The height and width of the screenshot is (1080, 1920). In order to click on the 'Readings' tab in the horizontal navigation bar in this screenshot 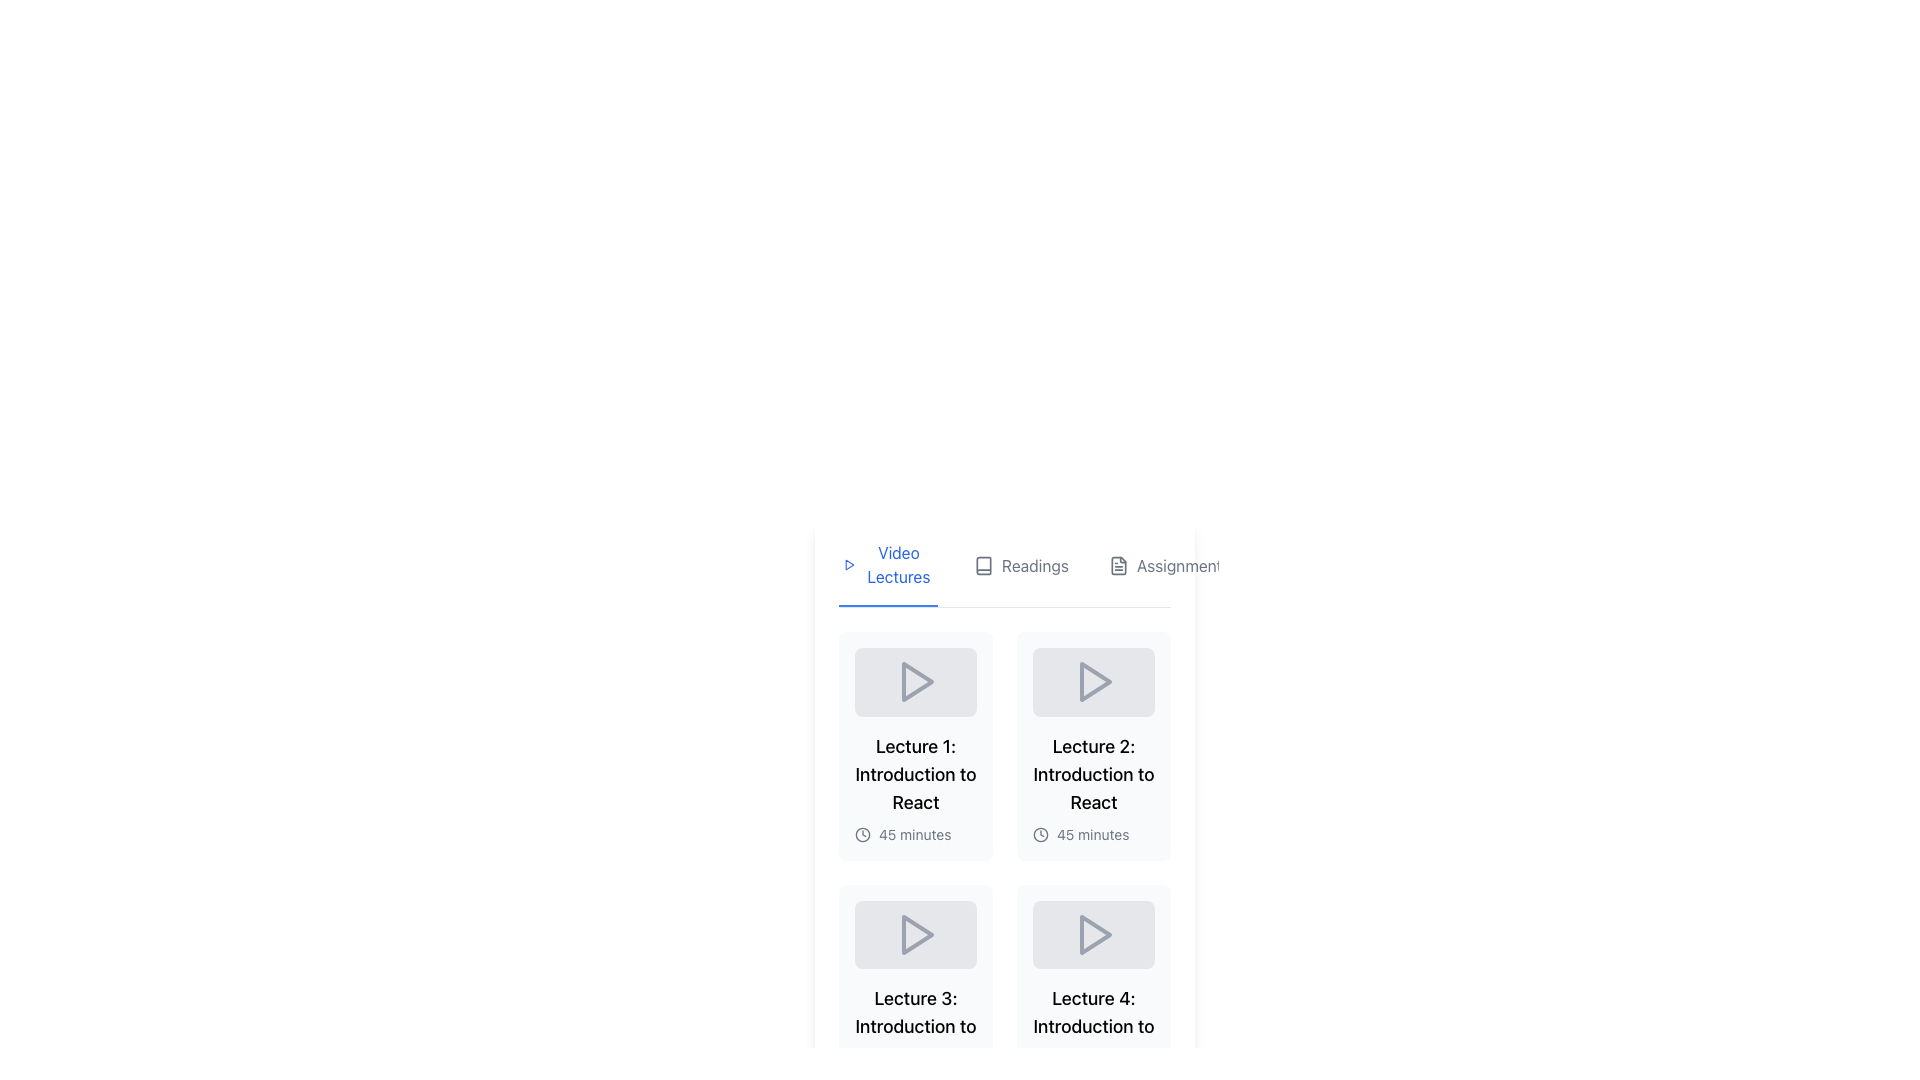, I will do `click(1021, 574)`.